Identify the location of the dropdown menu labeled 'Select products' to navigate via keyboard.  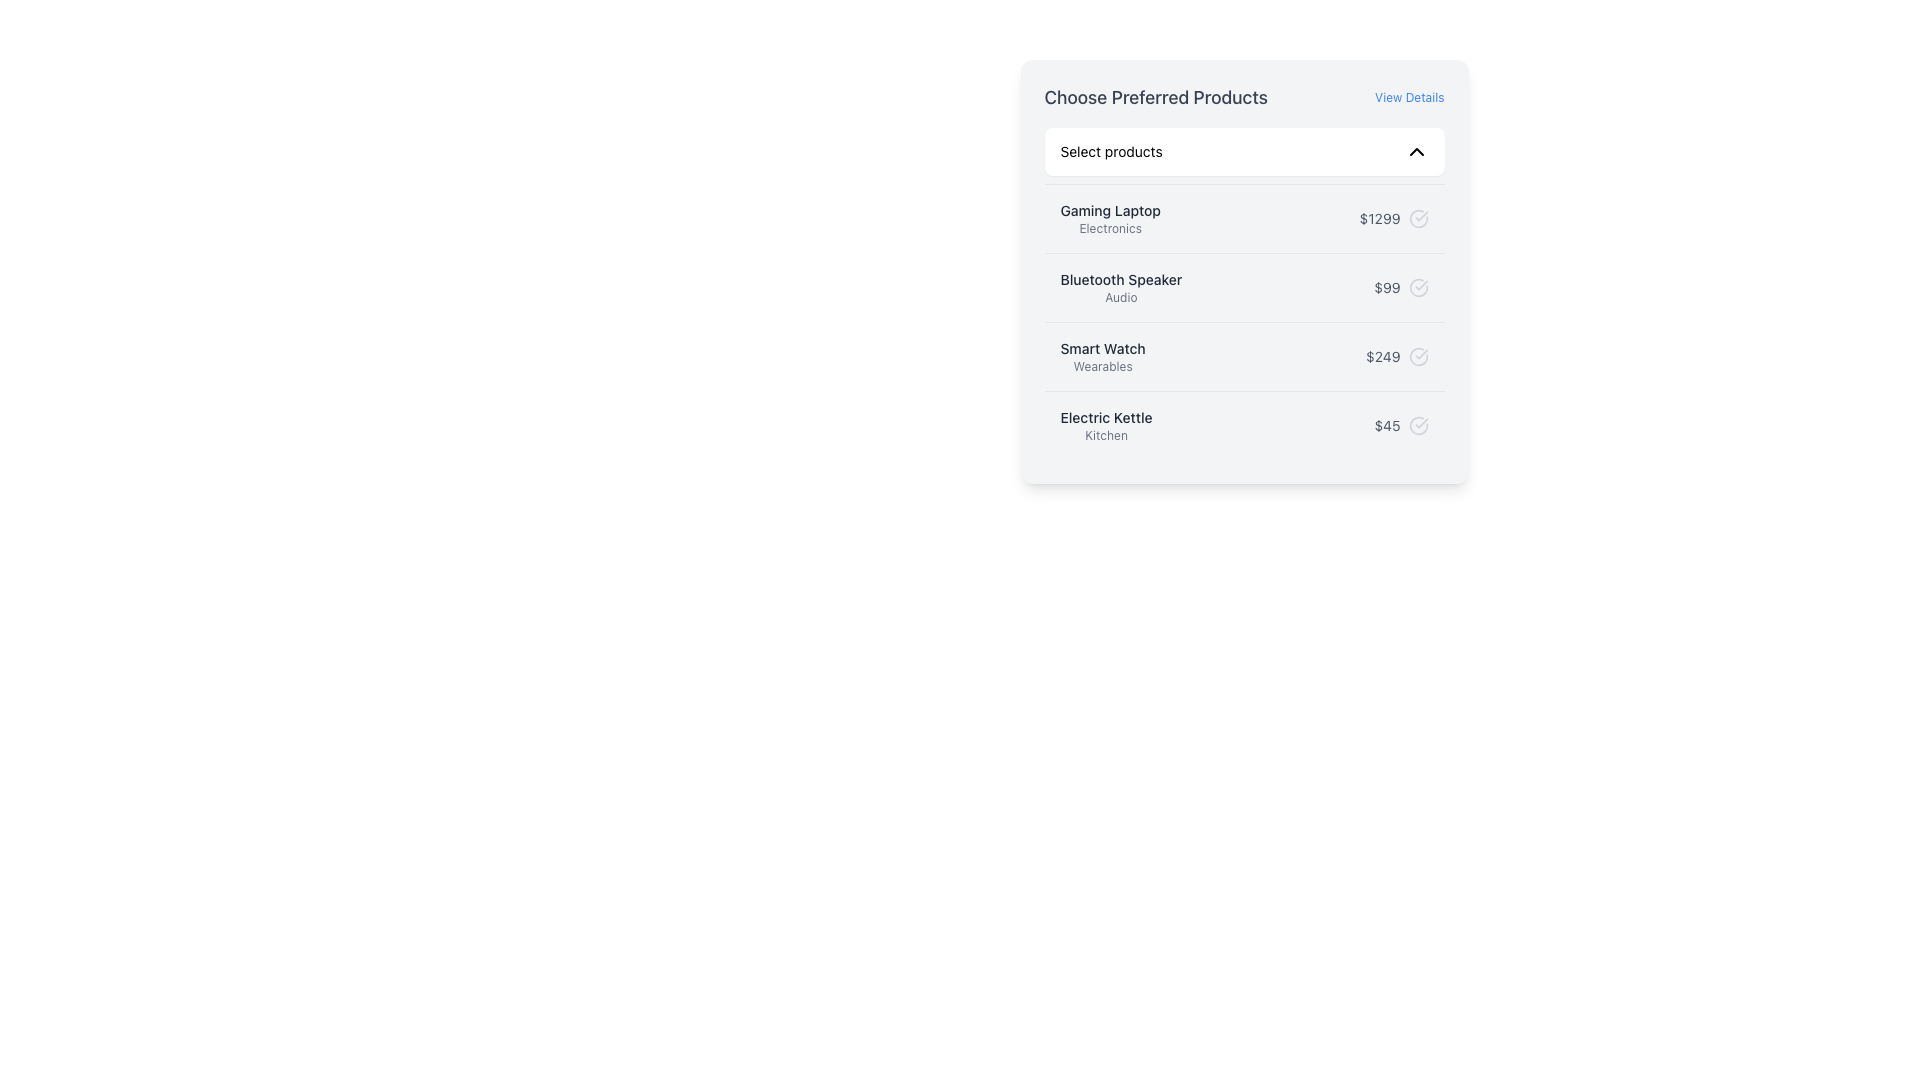
(1243, 150).